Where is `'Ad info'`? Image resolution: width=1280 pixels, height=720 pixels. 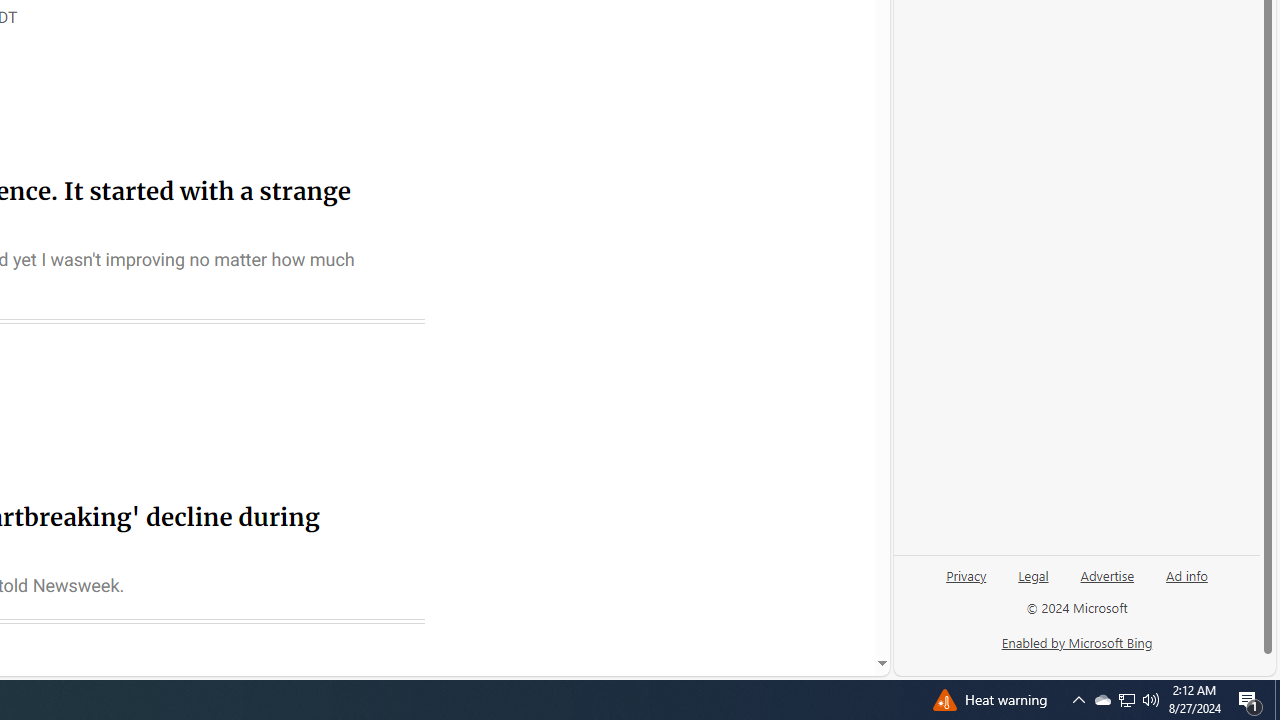
'Ad info' is located at coordinates (1186, 583).